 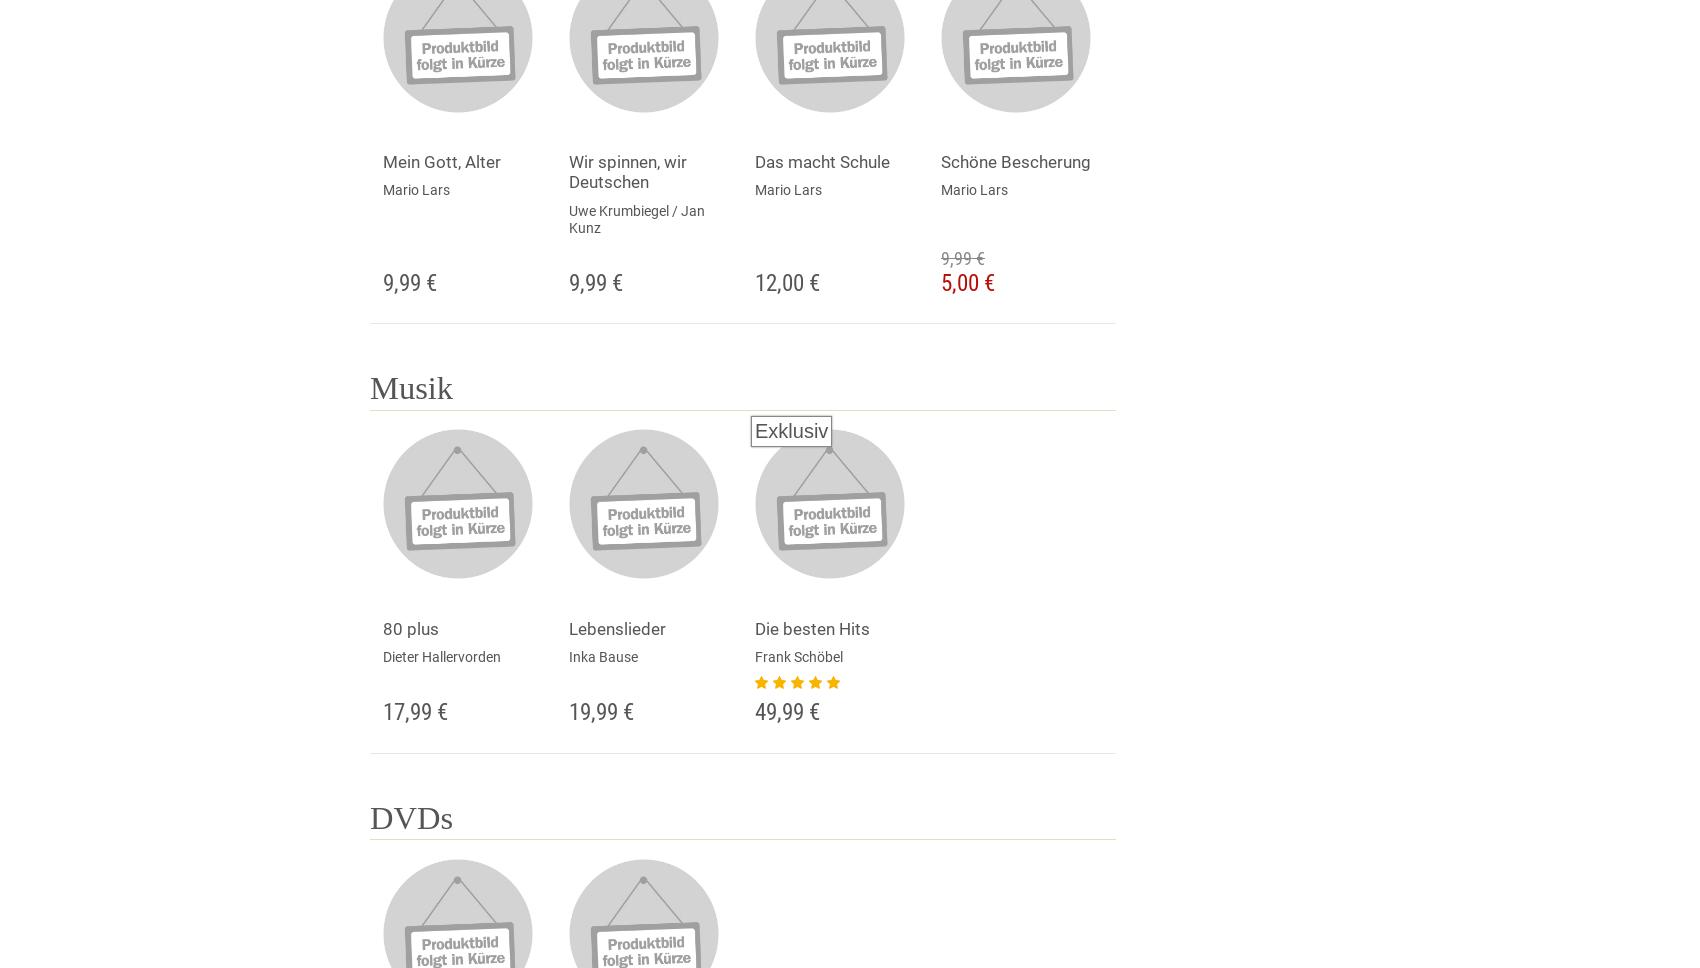 What do you see at coordinates (635, 217) in the screenshot?
I see `'Uwe Krumbiegel / Jan Kunz'` at bounding box center [635, 217].